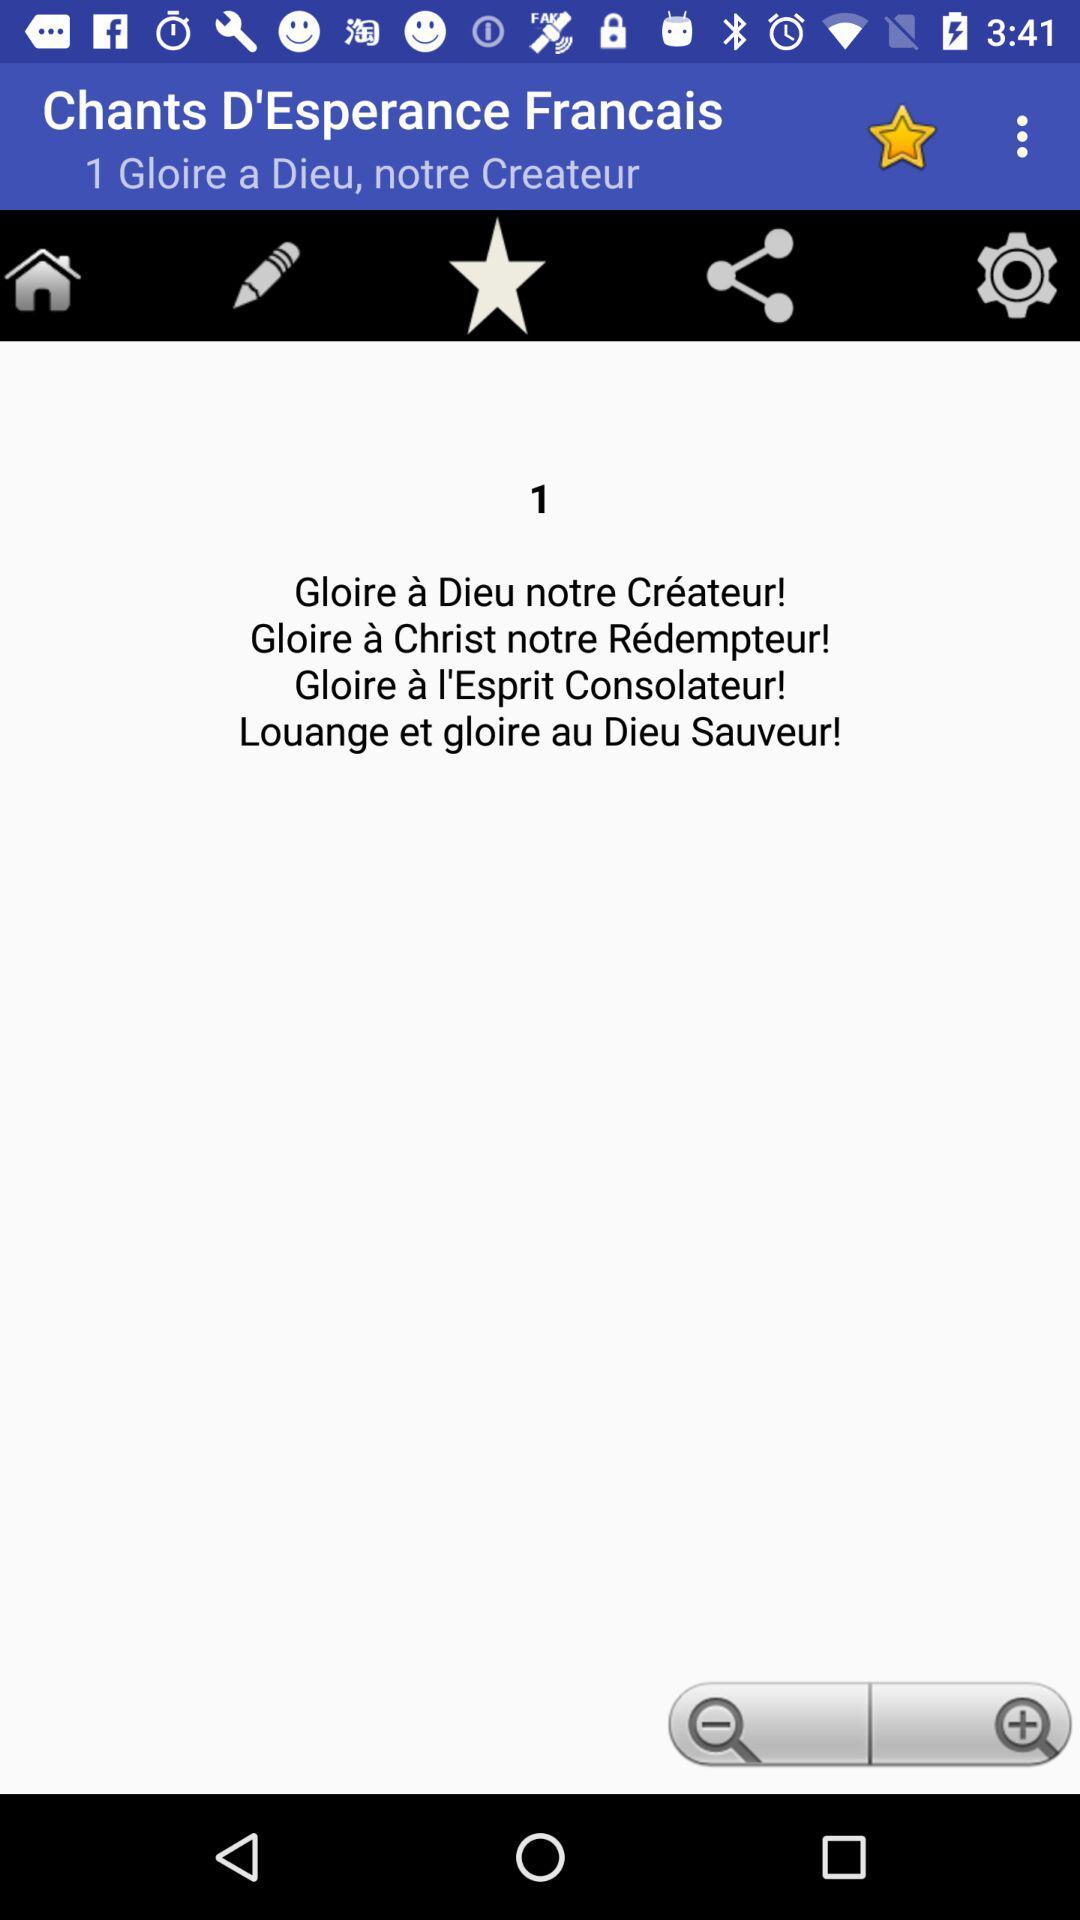 This screenshot has width=1080, height=1920. I want to click on zoom out, so click(764, 1729).